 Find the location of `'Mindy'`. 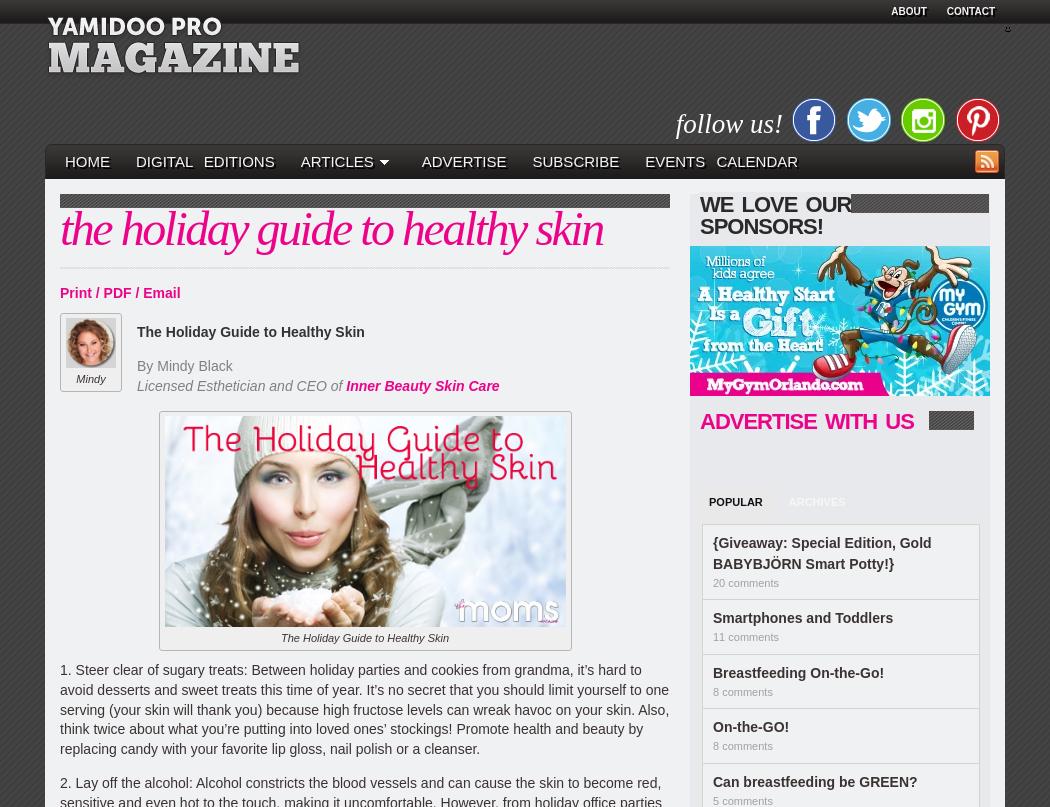

'Mindy' is located at coordinates (90, 378).